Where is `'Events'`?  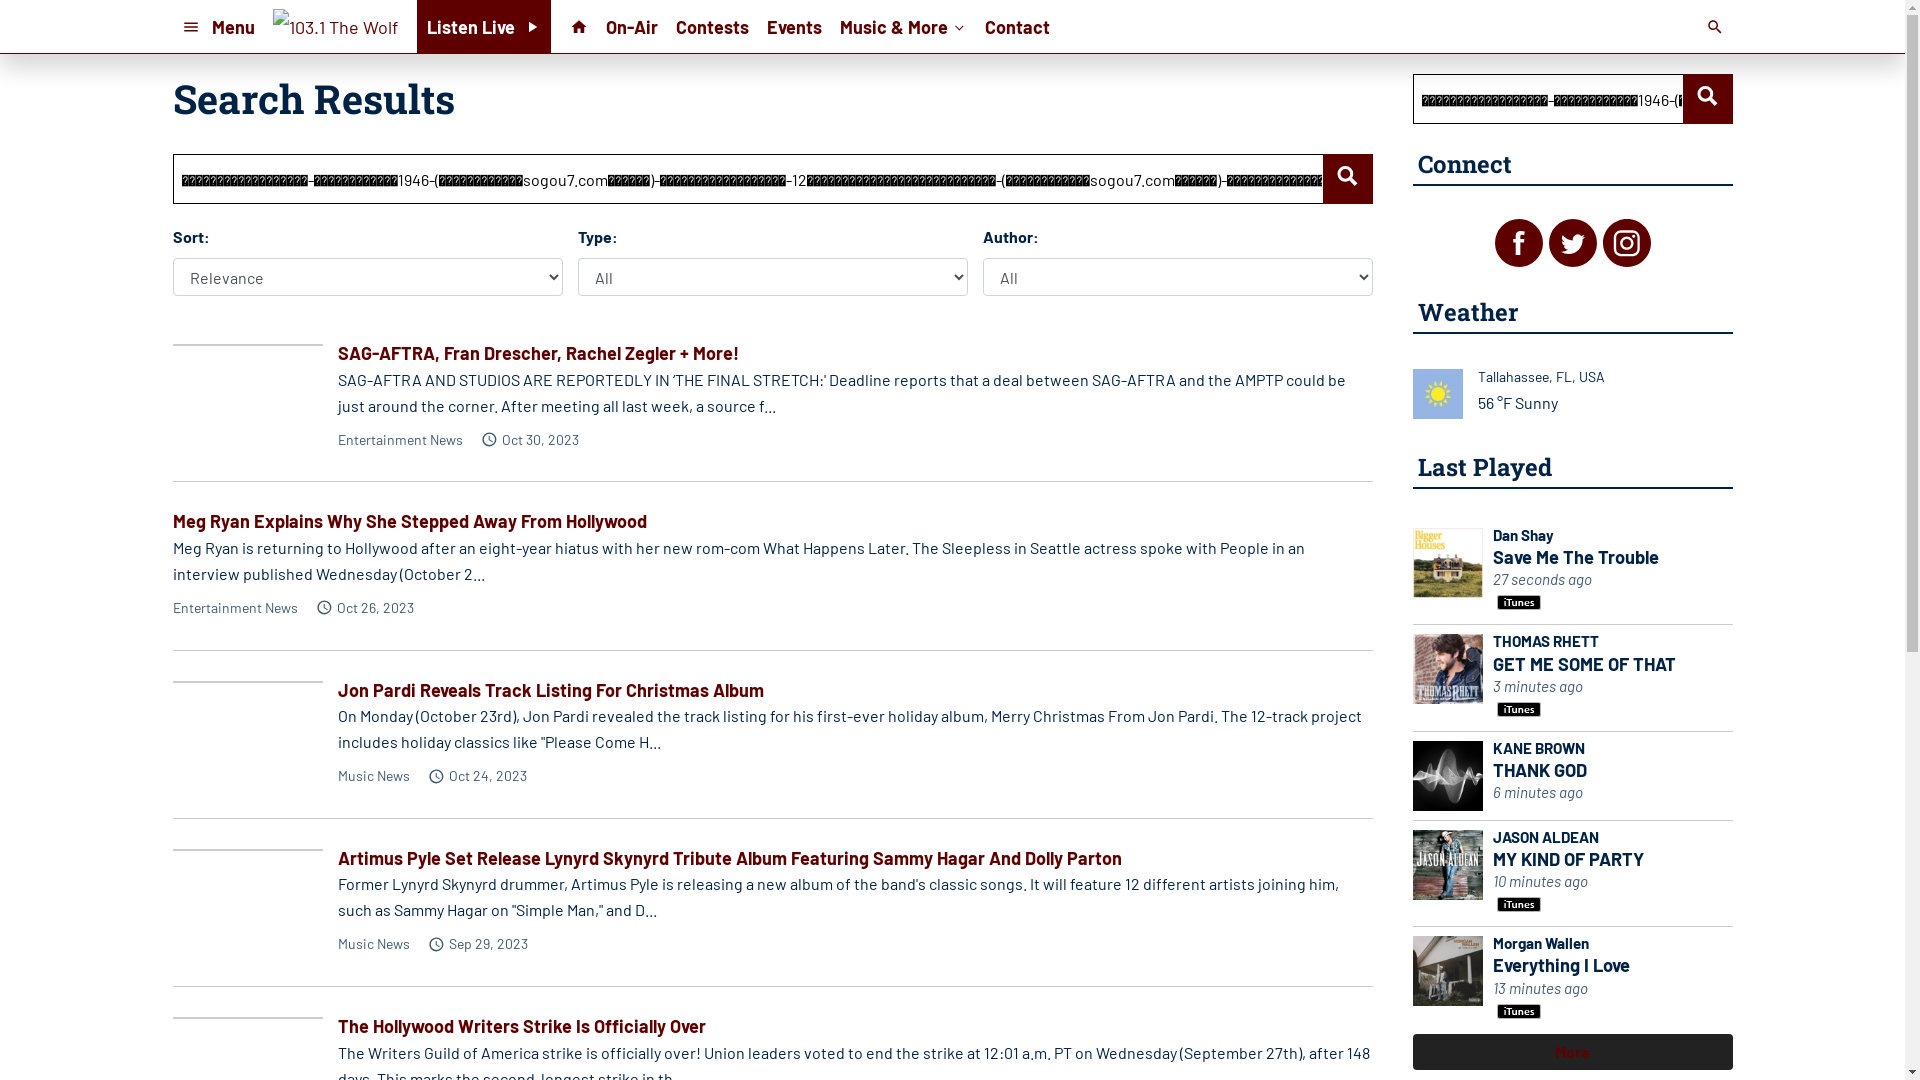
'Events' is located at coordinates (793, 26).